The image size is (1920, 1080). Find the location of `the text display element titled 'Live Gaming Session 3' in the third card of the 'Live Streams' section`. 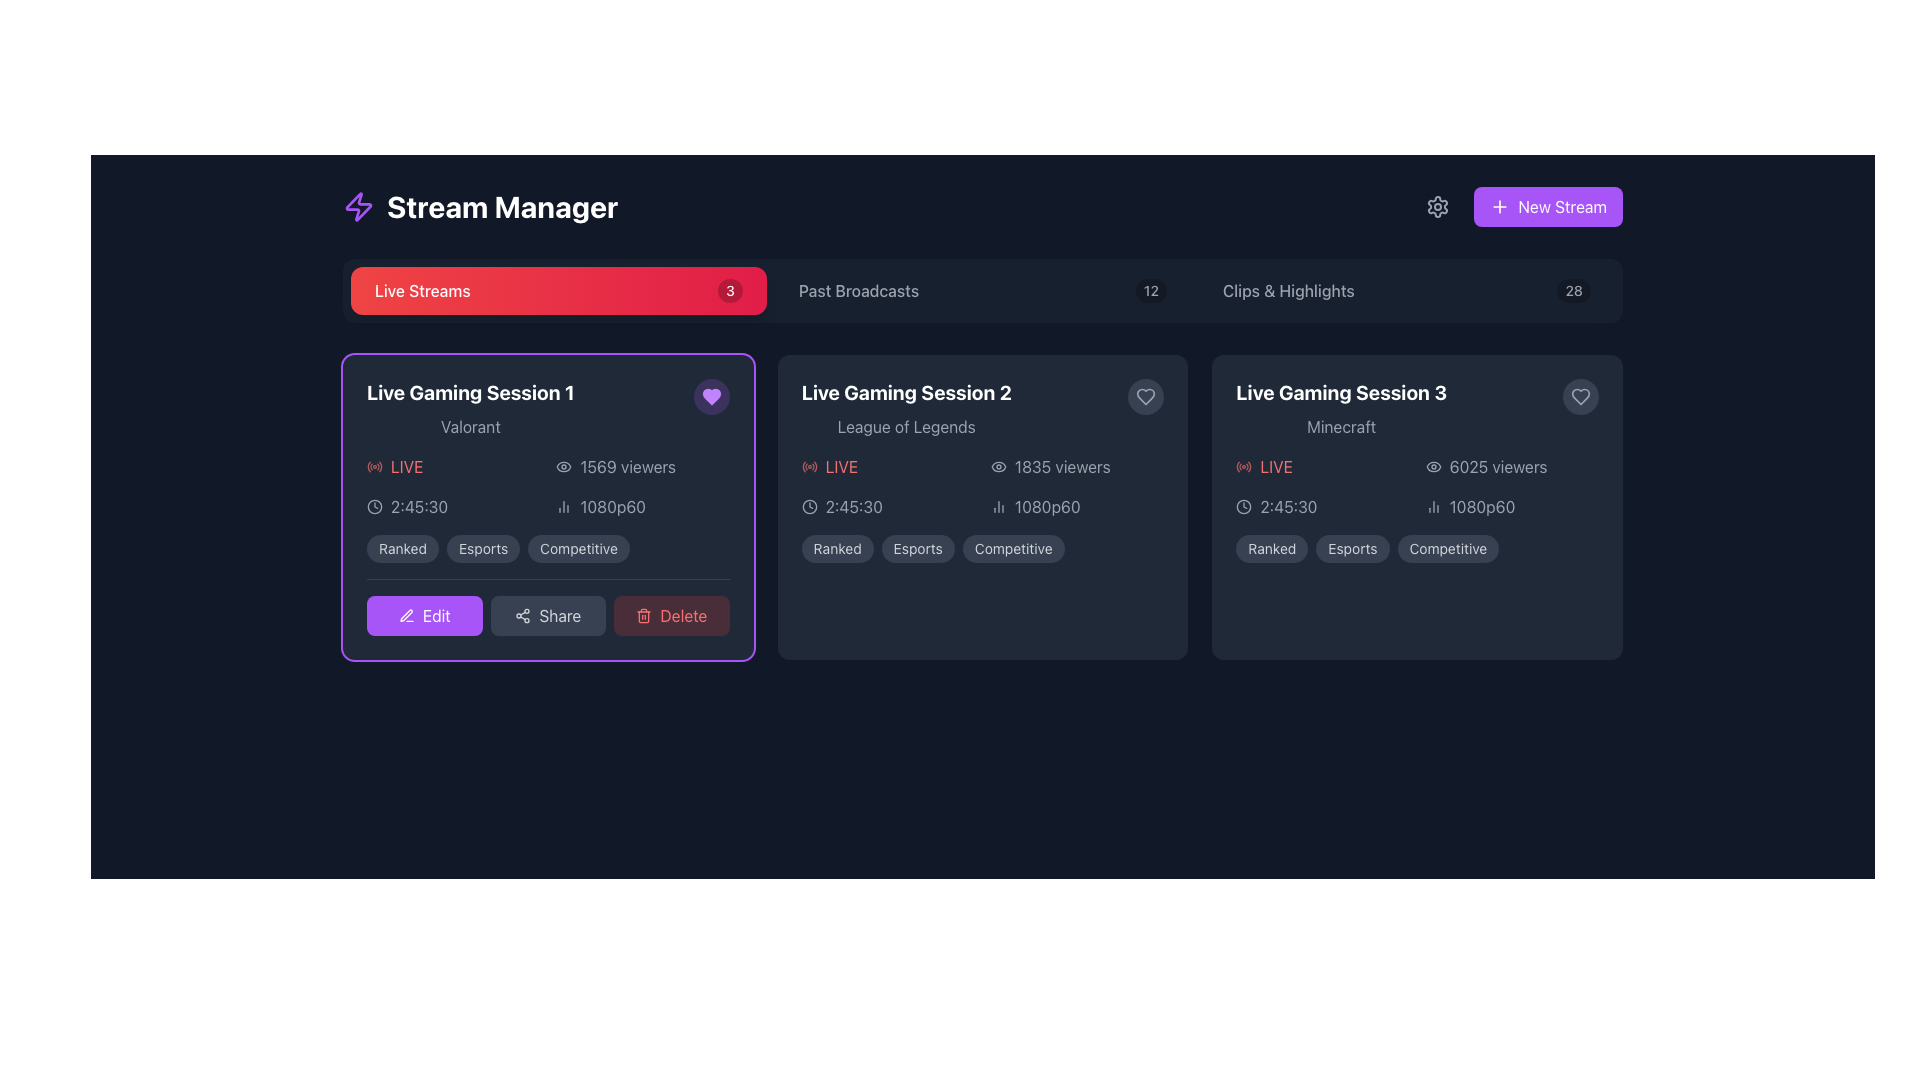

the text display element titled 'Live Gaming Session 3' in the third card of the 'Live Streams' section is located at coordinates (1341, 407).